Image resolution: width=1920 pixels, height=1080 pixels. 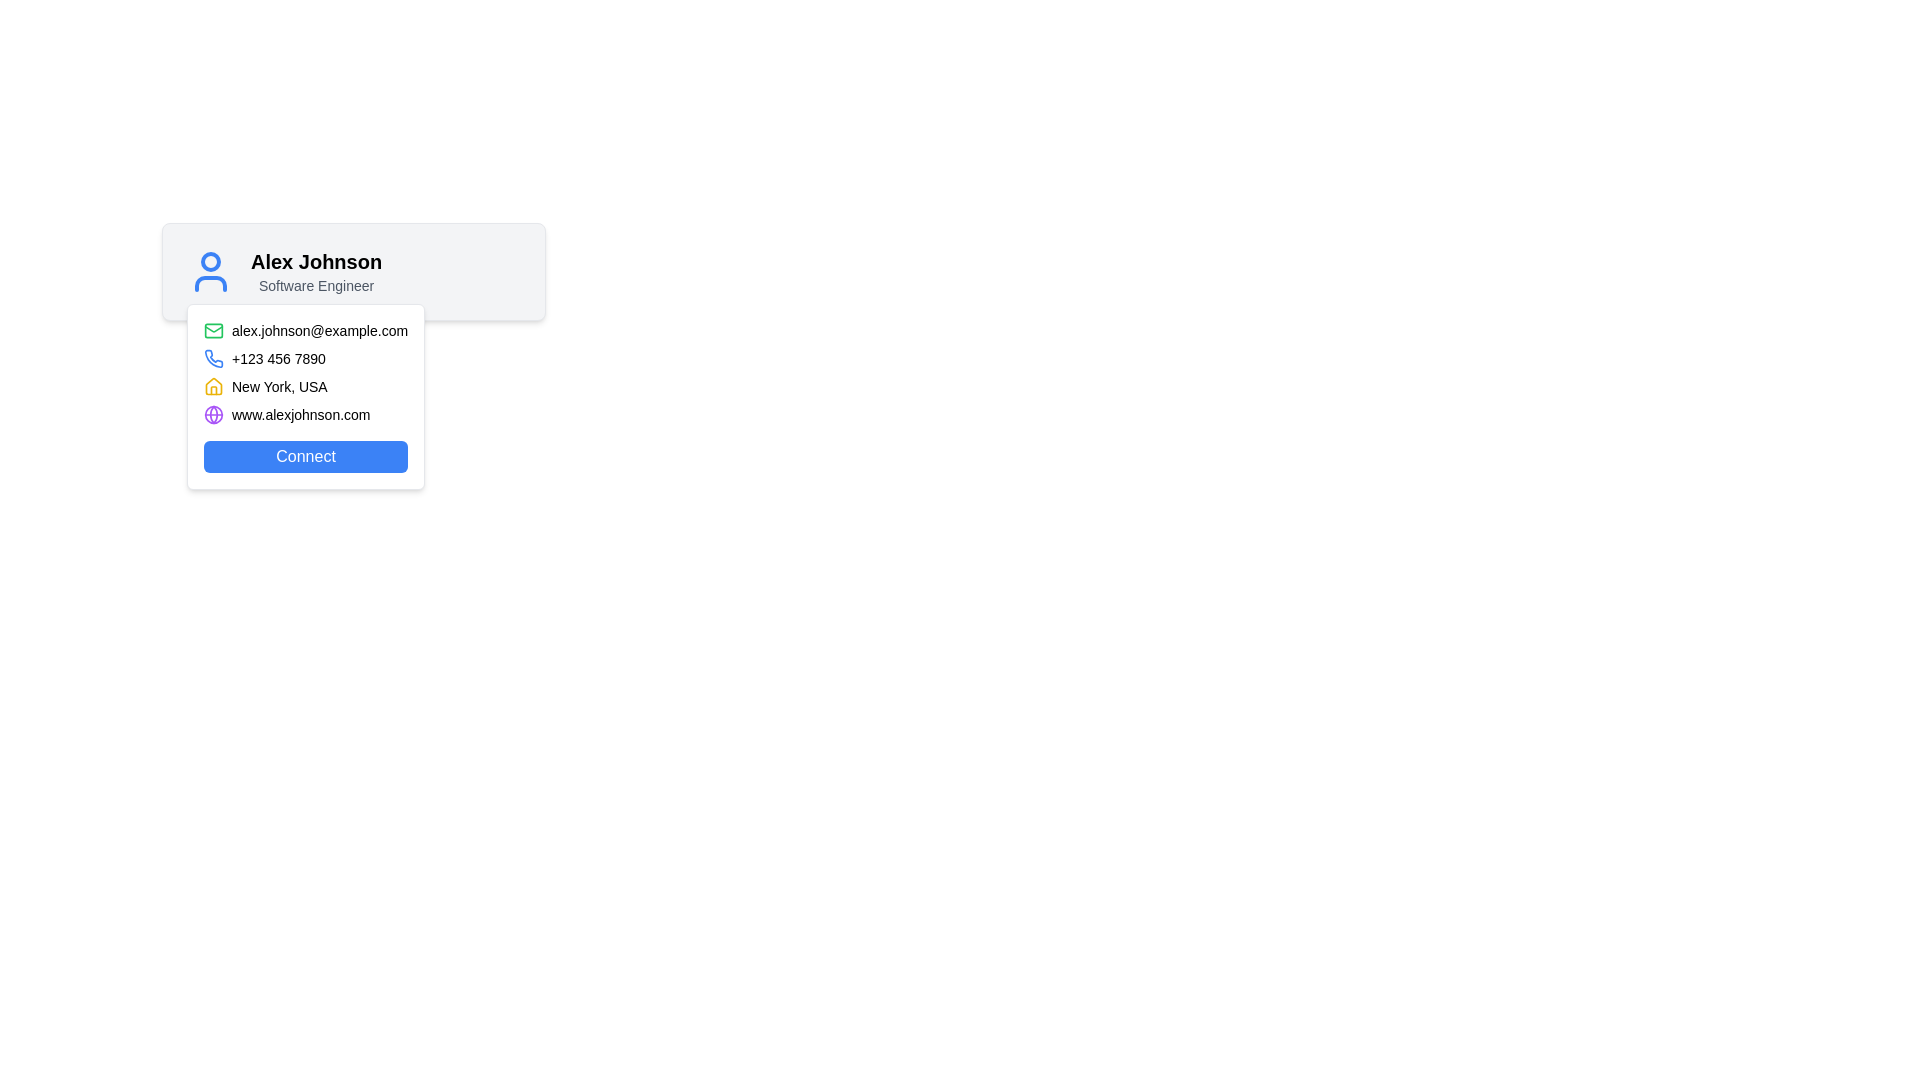 I want to click on the button located at the bottom of the user contact details section to observe the color change, so click(x=305, y=456).